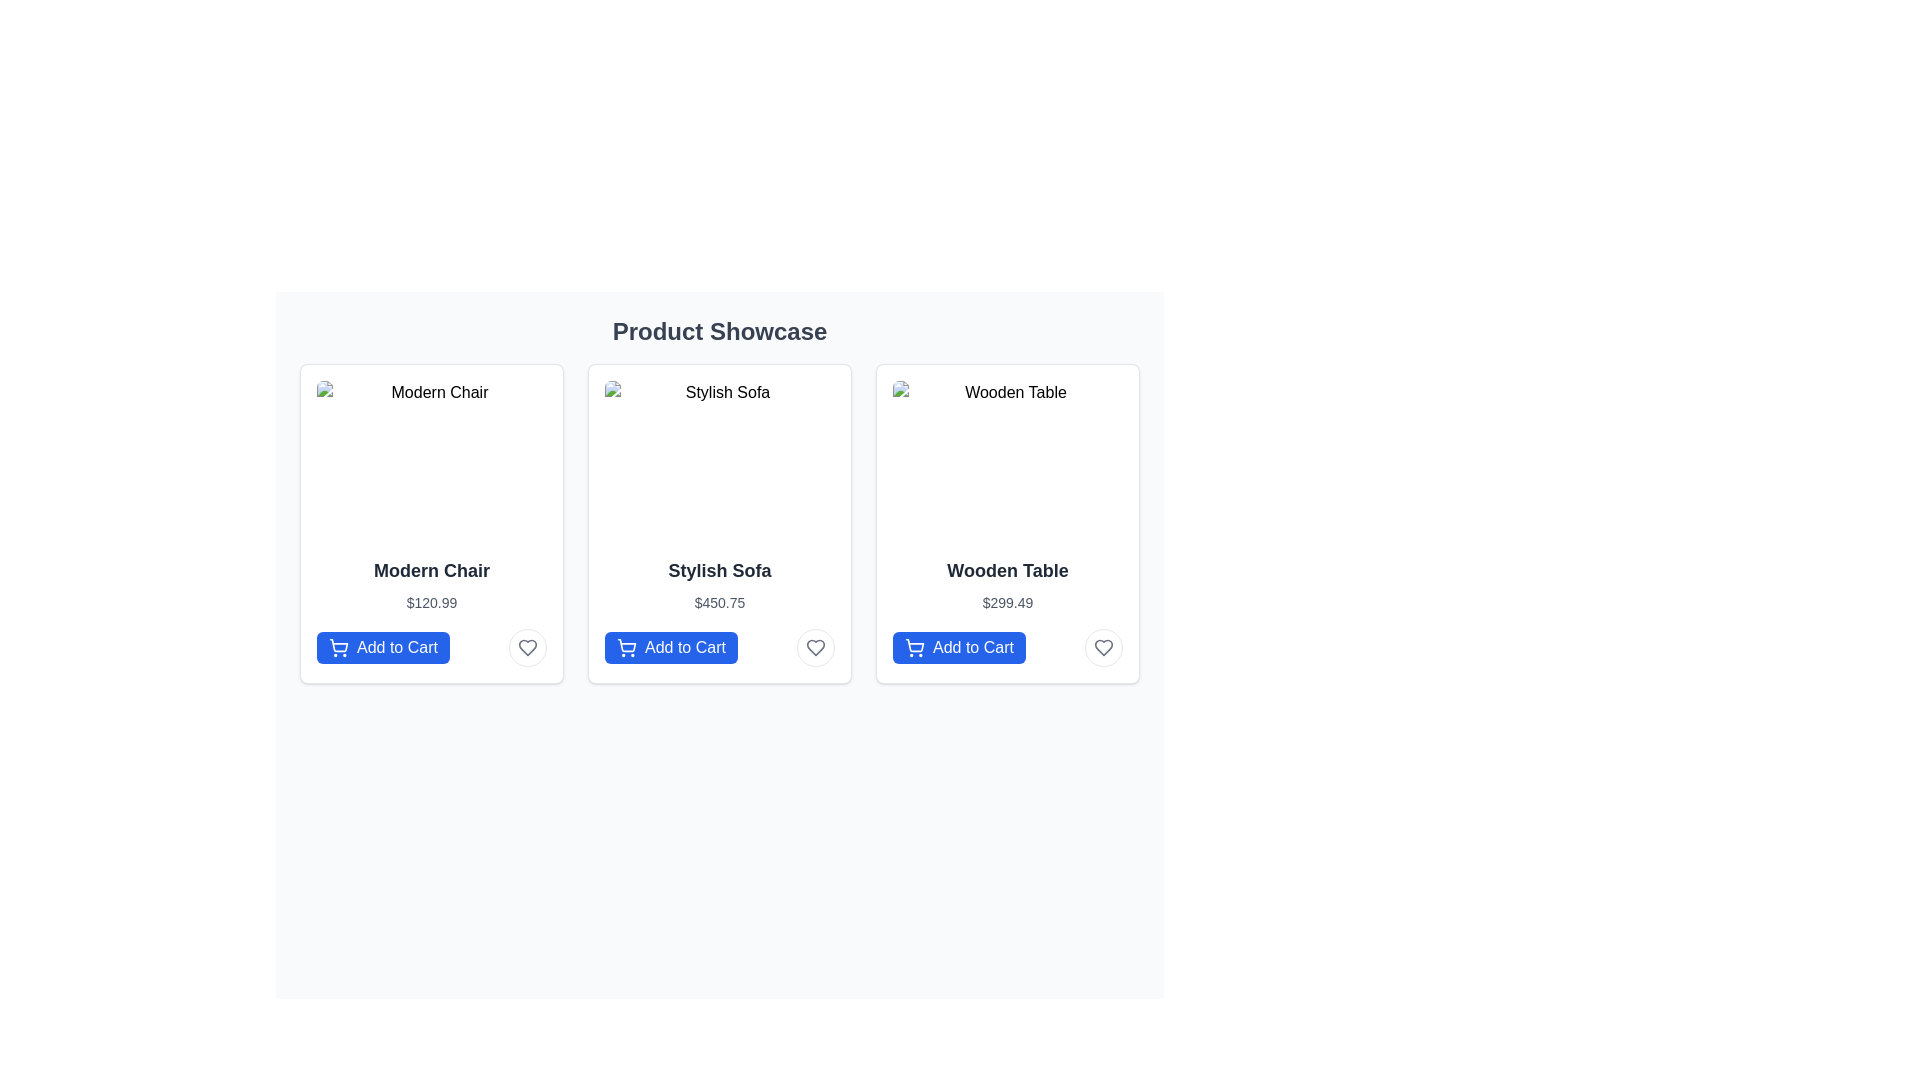 The image size is (1920, 1080). What do you see at coordinates (973, 648) in the screenshot?
I see `the blue button labeled 'Add to Cart' for the 'Wooden Table' product` at bounding box center [973, 648].